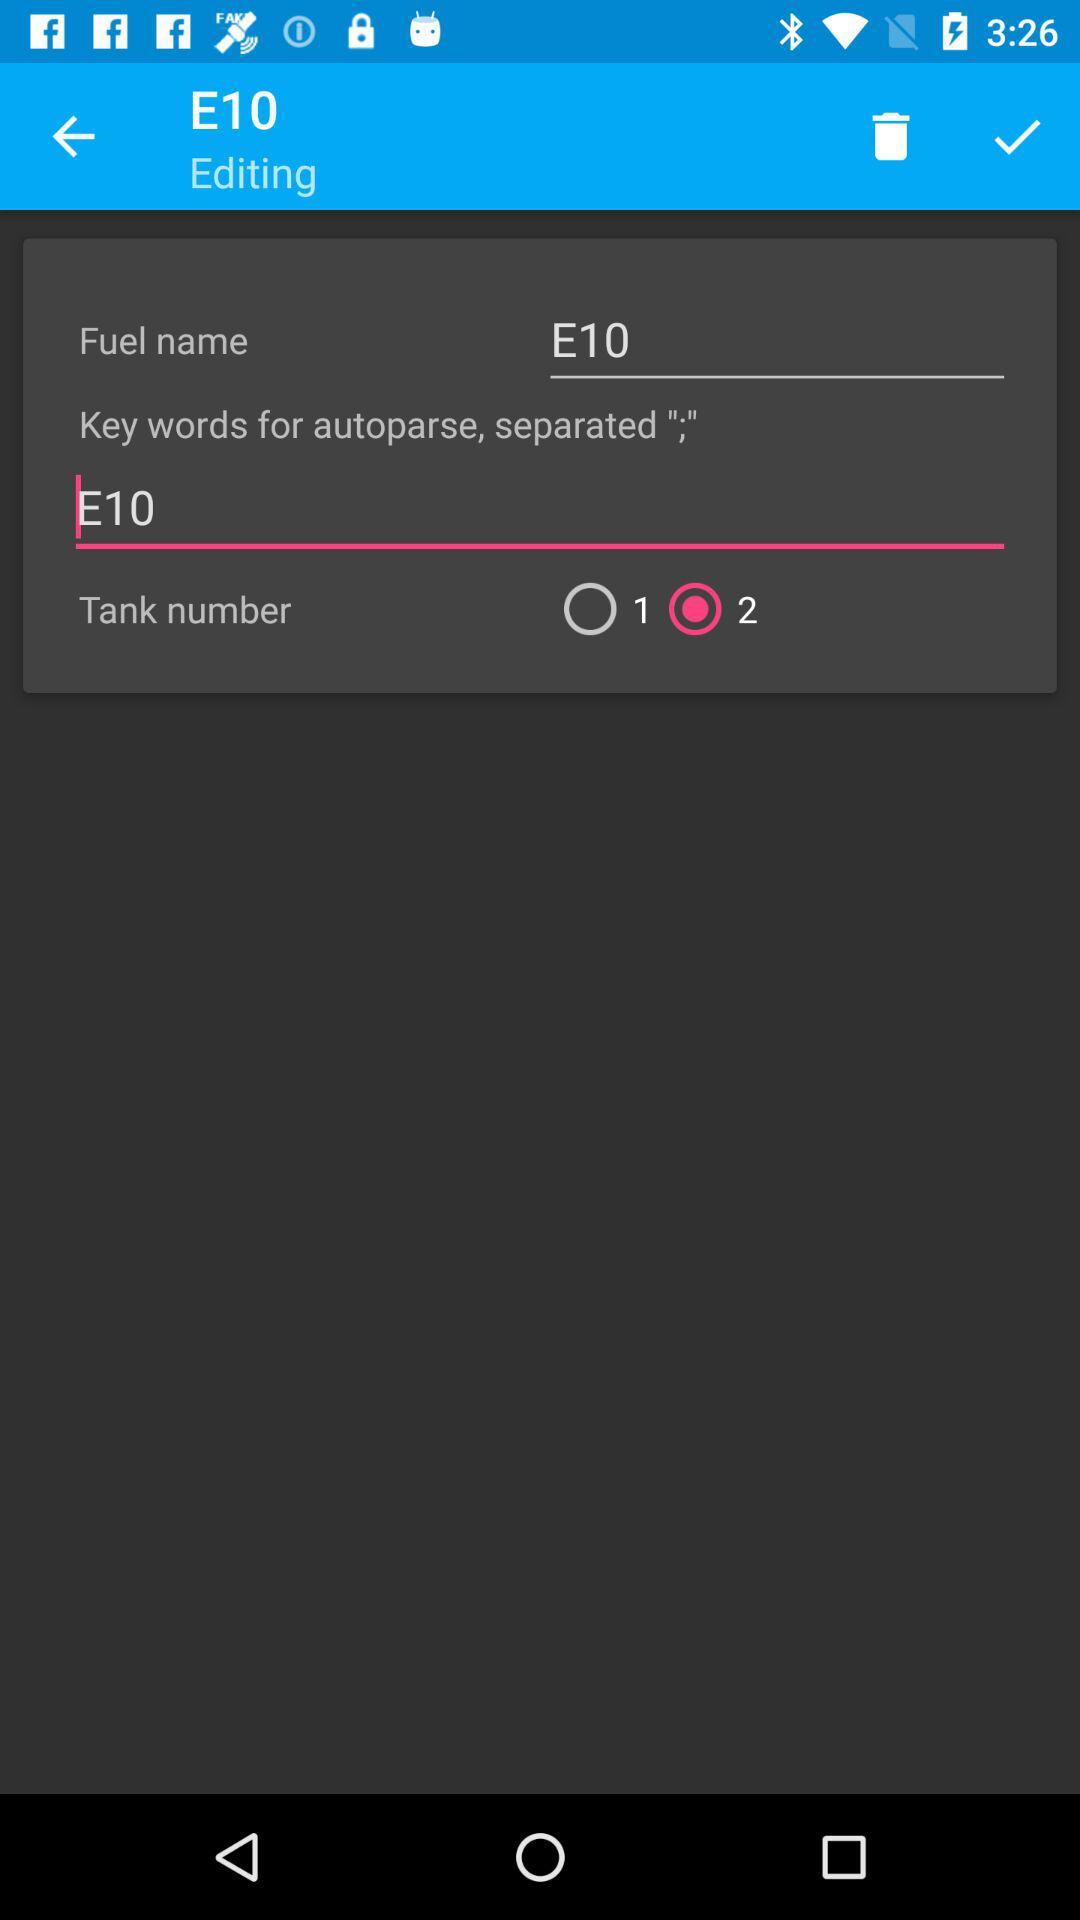 Image resolution: width=1080 pixels, height=1920 pixels. What do you see at coordinates (704, 608) in the screenshot?
I see `icon next to the 1 icon` at bounding box center [704, 608].